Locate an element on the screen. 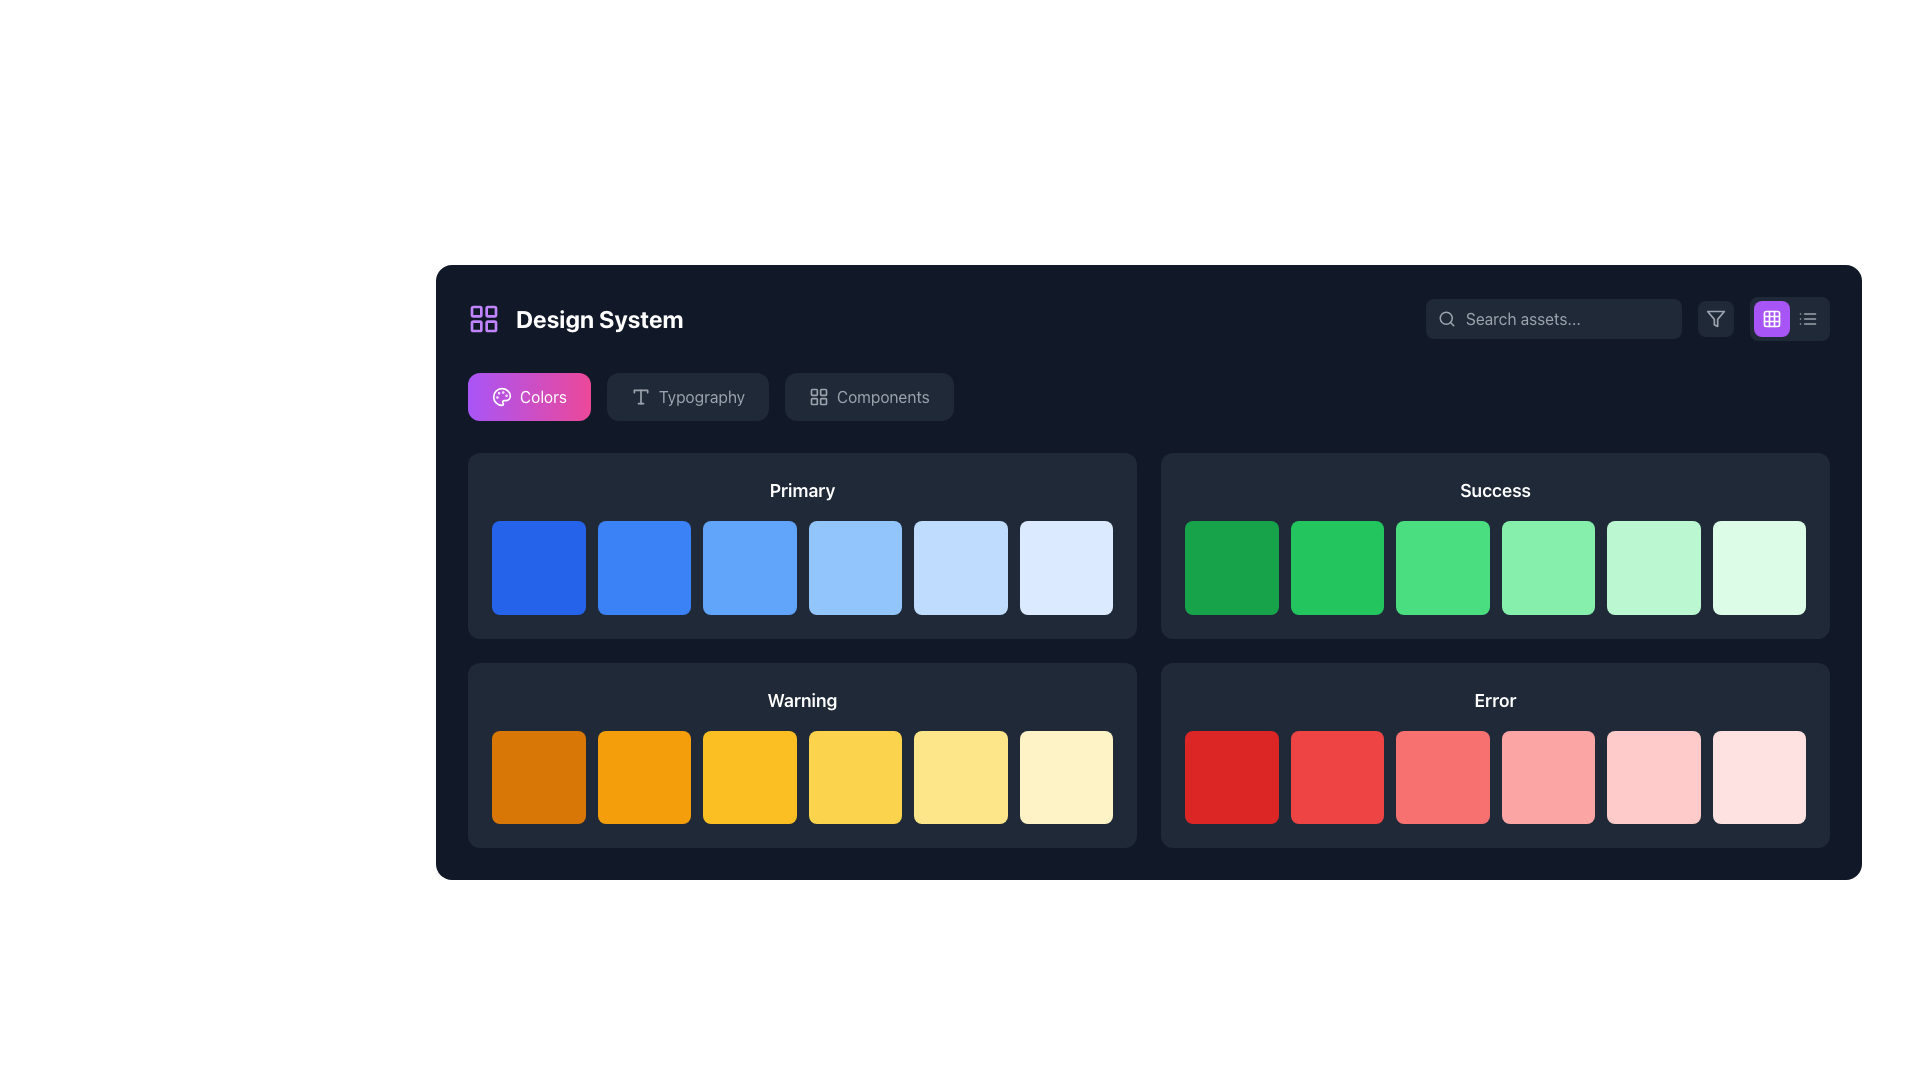  the green interactive tile located second from the left in the top row of the 'Success' section is located at coordinates (1230, 567).